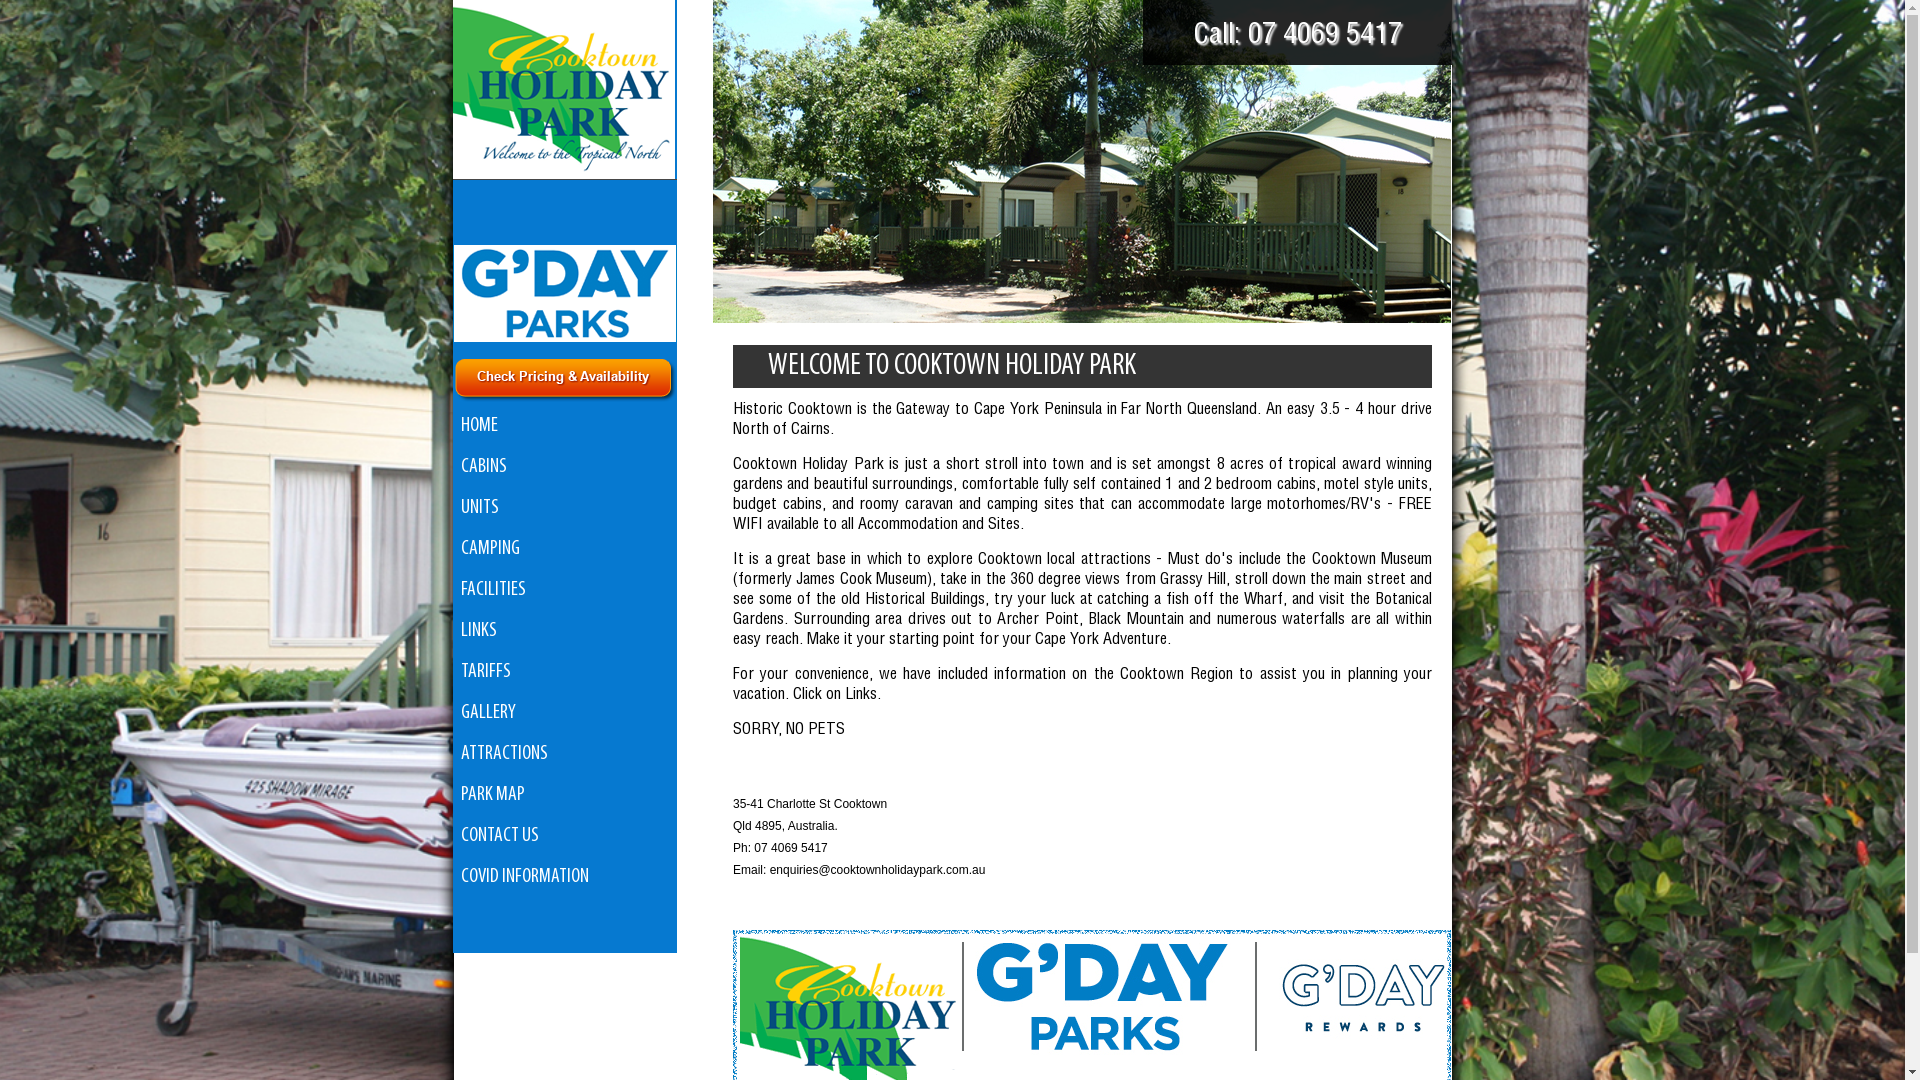 The height and width of the screenshot is (1080, 1920). I want to click on 'LINKS', so click(451, 631).